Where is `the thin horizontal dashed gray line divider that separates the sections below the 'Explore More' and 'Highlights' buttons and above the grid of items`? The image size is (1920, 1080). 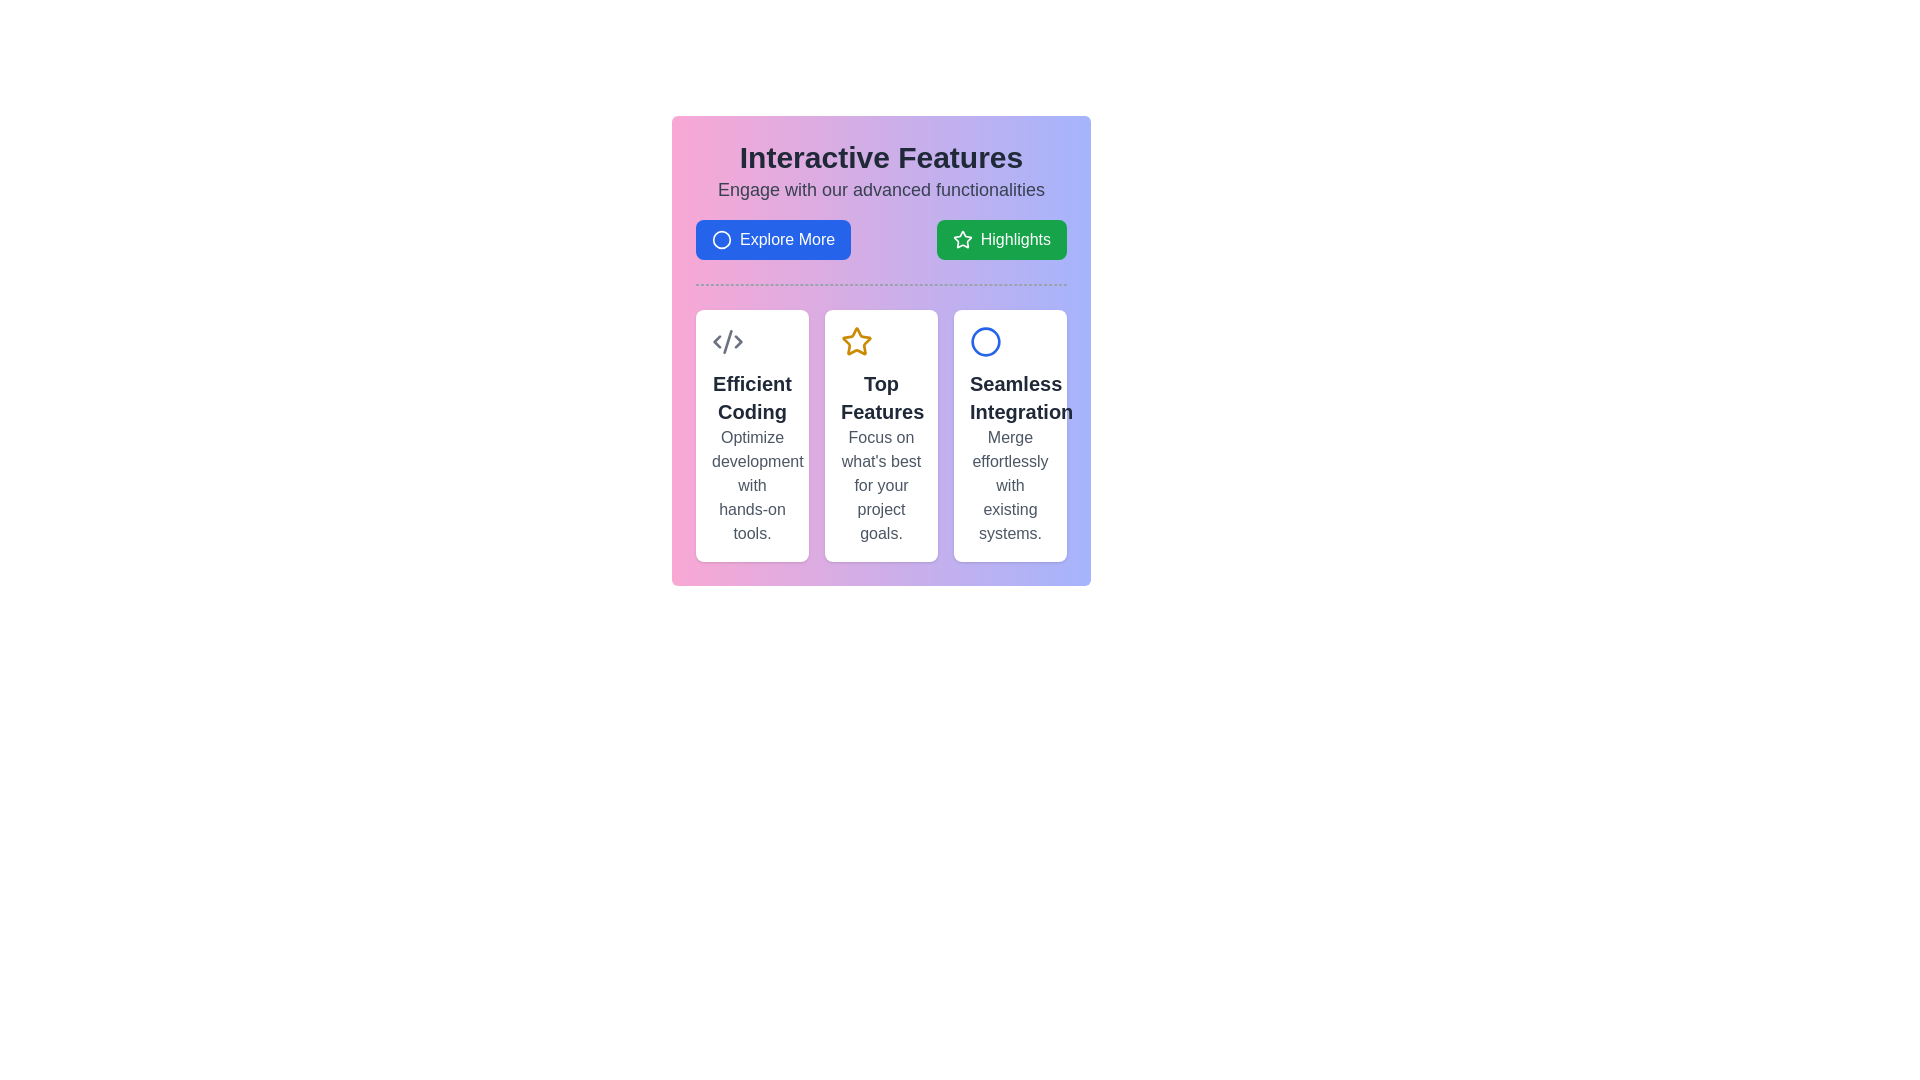
the thin horizontal dashed gray line divider that separates the sections below the 'Explore More' and 'Highlights' buttons and above the grid of items is located at coordinates (880, 285).